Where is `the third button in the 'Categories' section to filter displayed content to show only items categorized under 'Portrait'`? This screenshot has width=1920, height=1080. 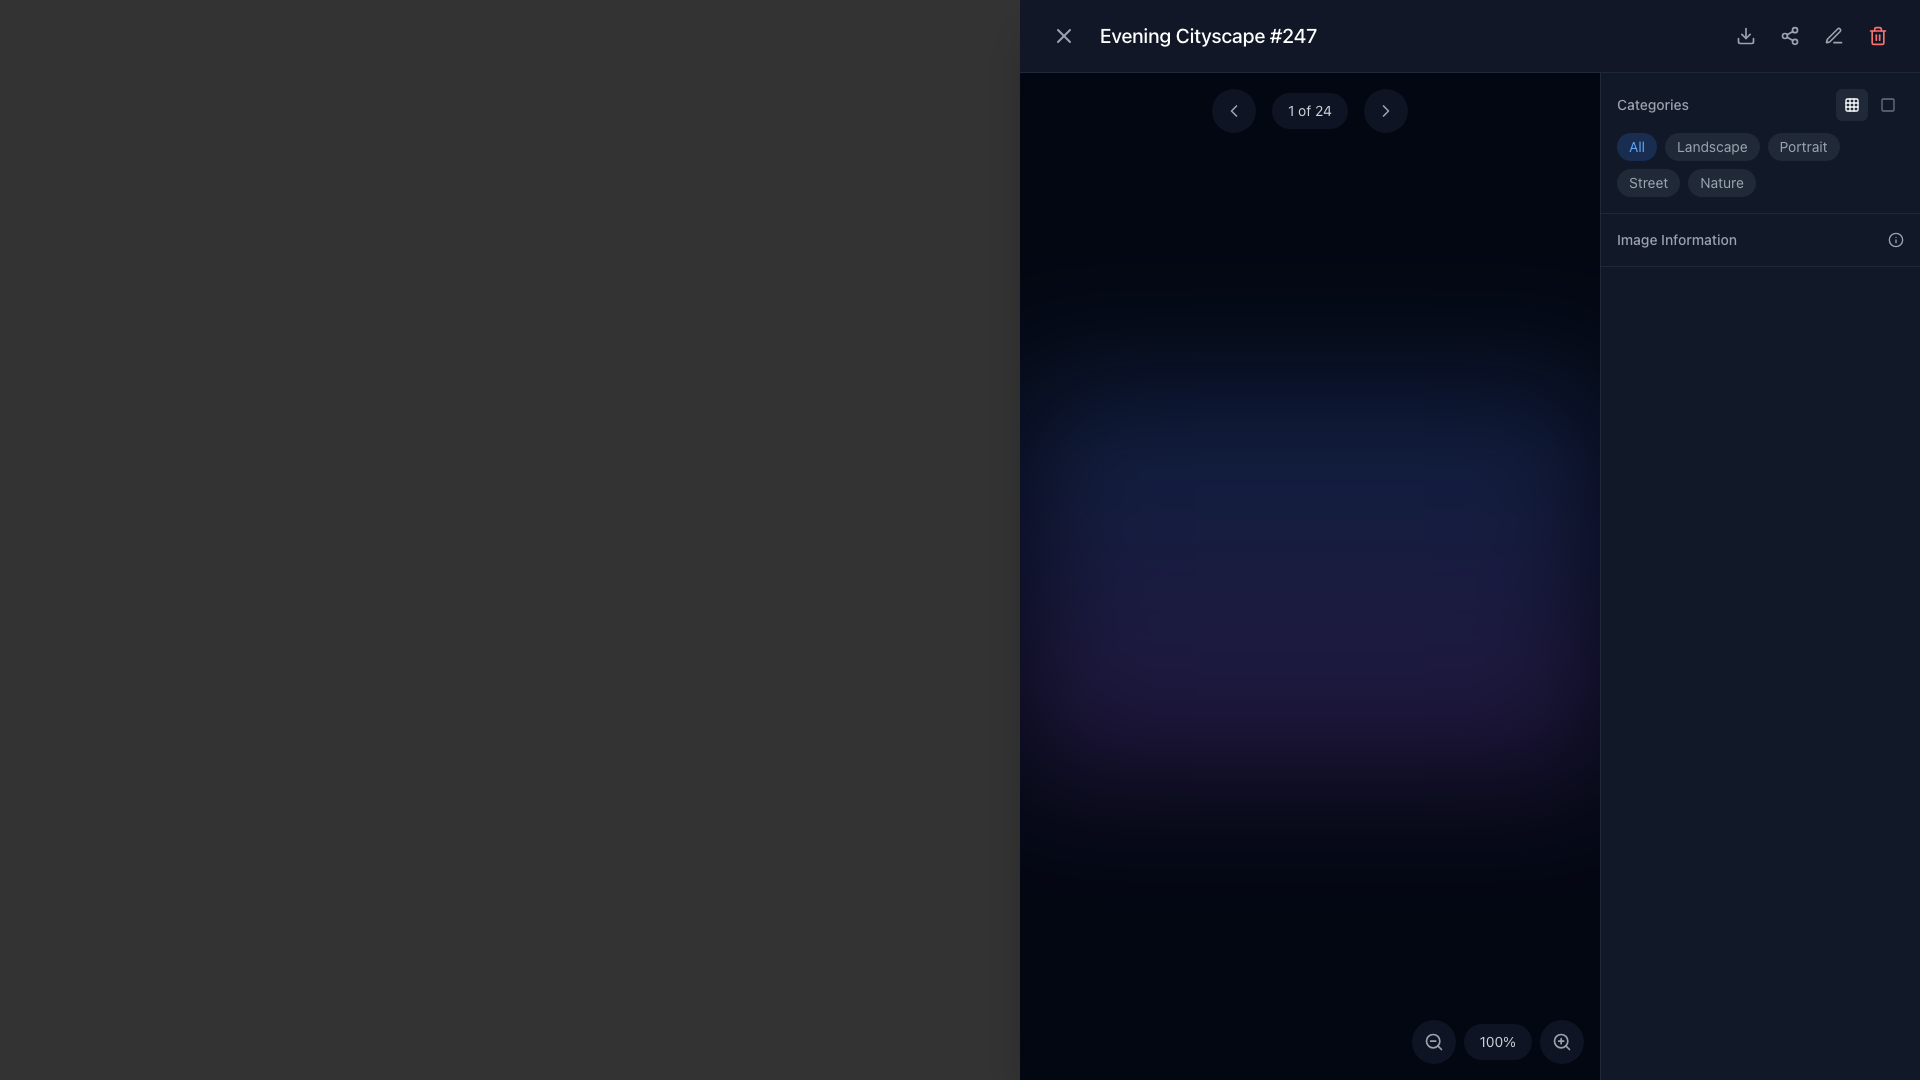
the third button in the 'Categories' section to filter displayed content to show only items categorized under 'Portrait' is located at coordinates (1803, 145).